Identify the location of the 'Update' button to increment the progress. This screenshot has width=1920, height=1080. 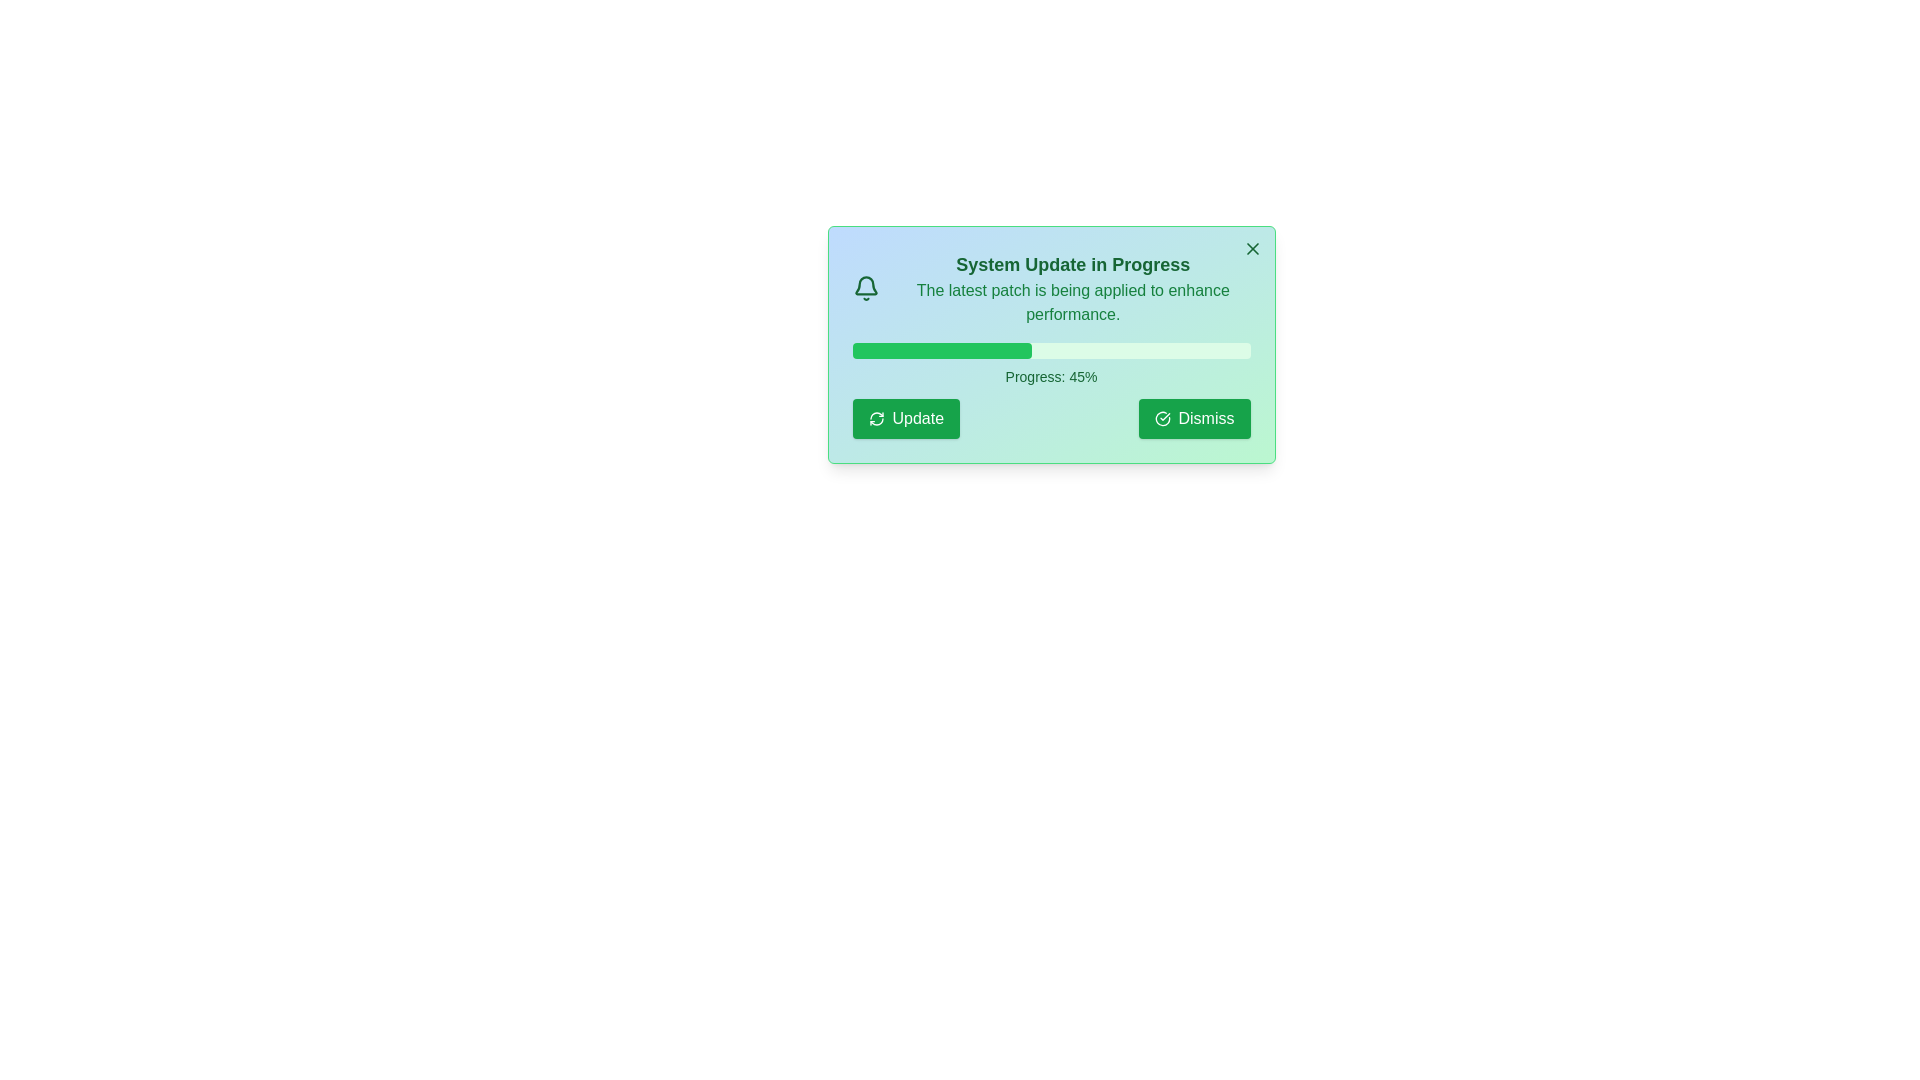
(905, 418).